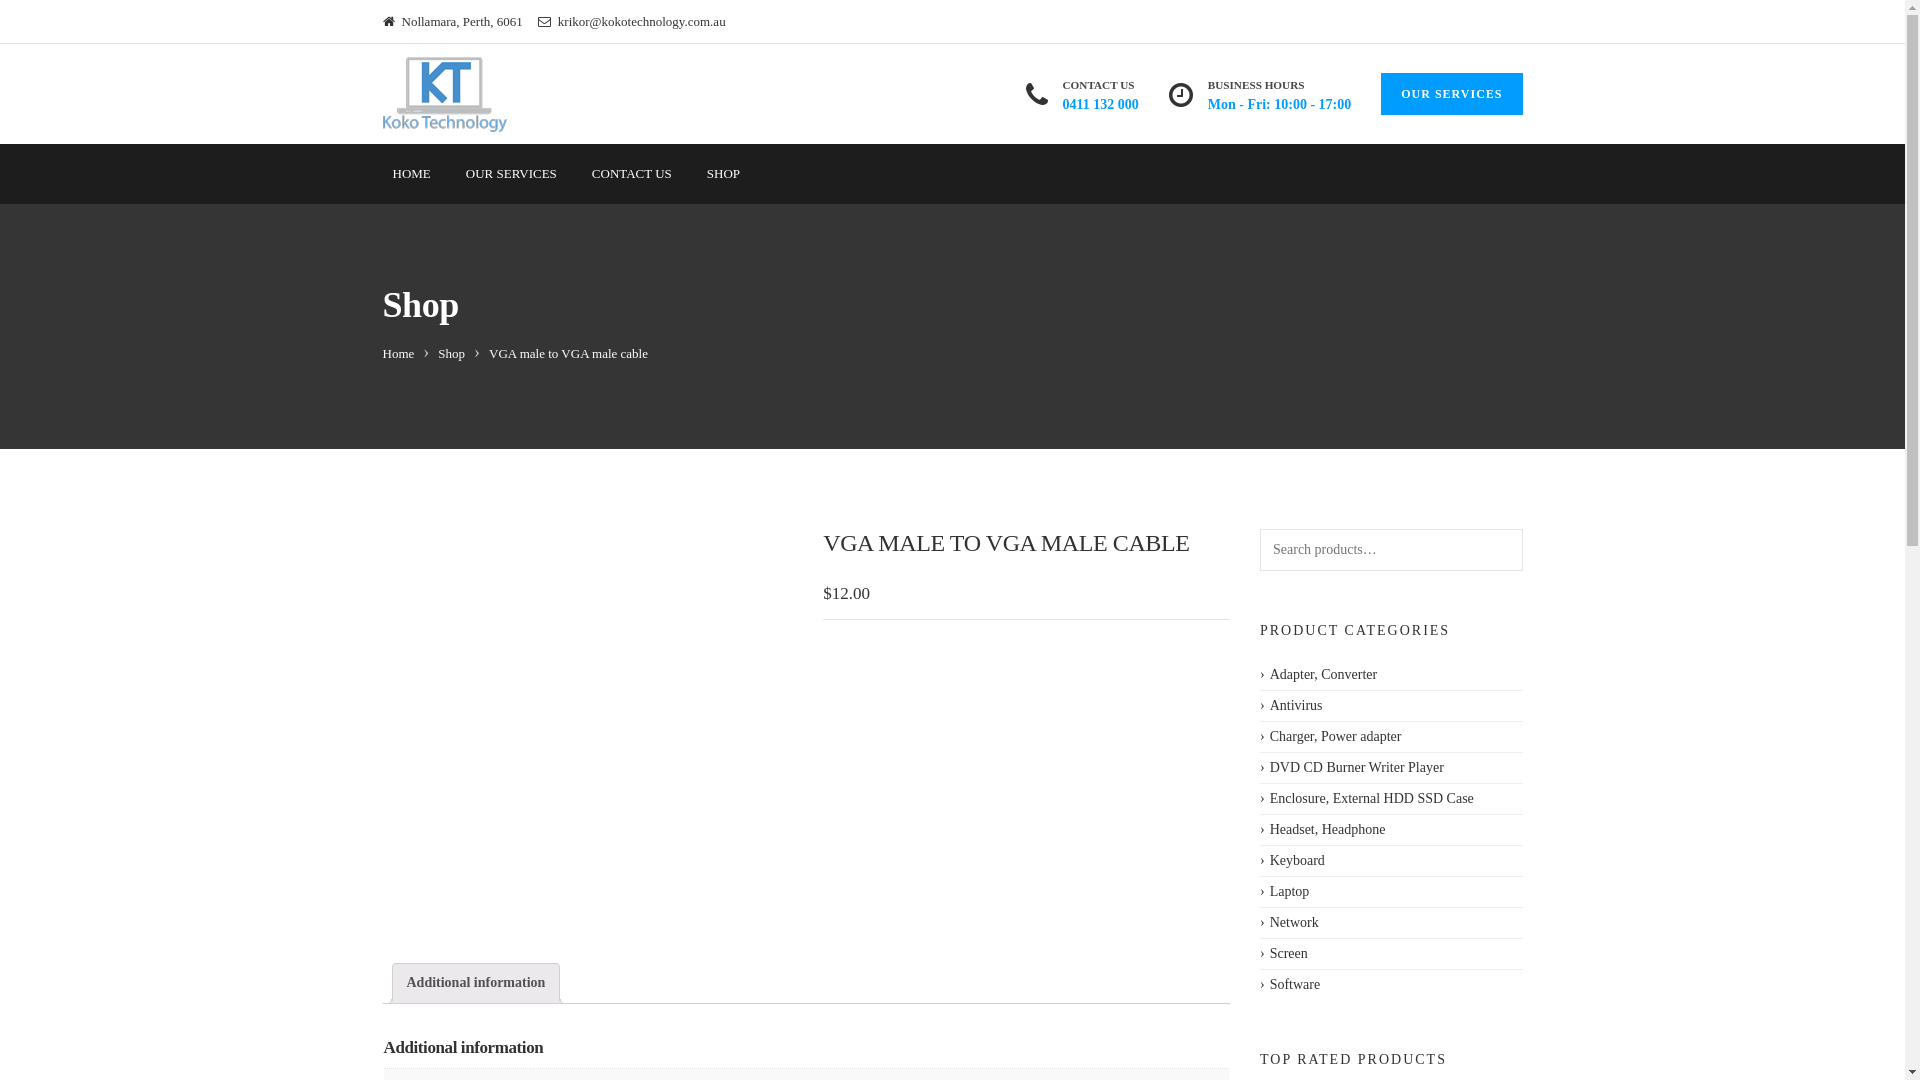 This screenshot has height=1080, width=1920. What do you see at coordinates (1292, 859) in the screenshot?
I see `'Keyboard'` at bounding box center [1292, 859].